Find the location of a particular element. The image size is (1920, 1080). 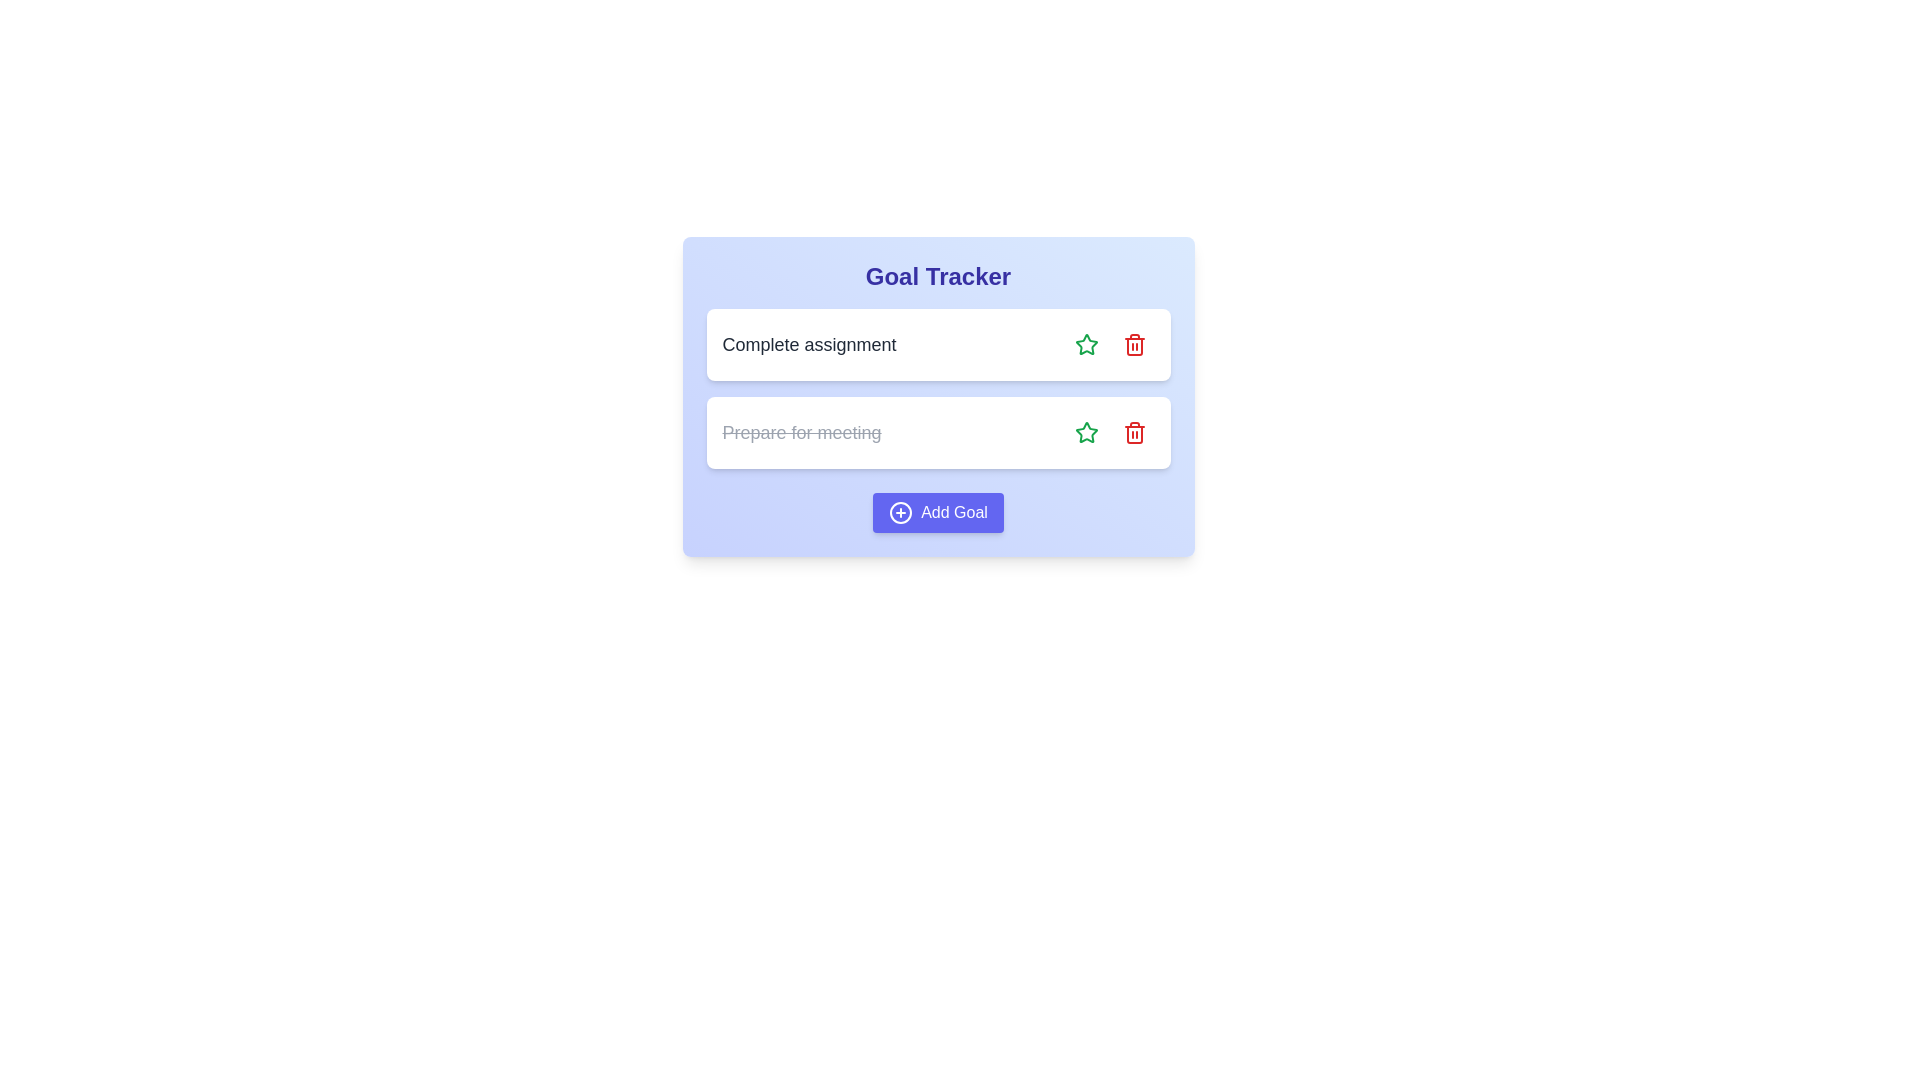

the text component displaying the title 'Goal Tracker' in bold, large indigo font, located at the top-center of a card component is located at coordinates (937, 277).